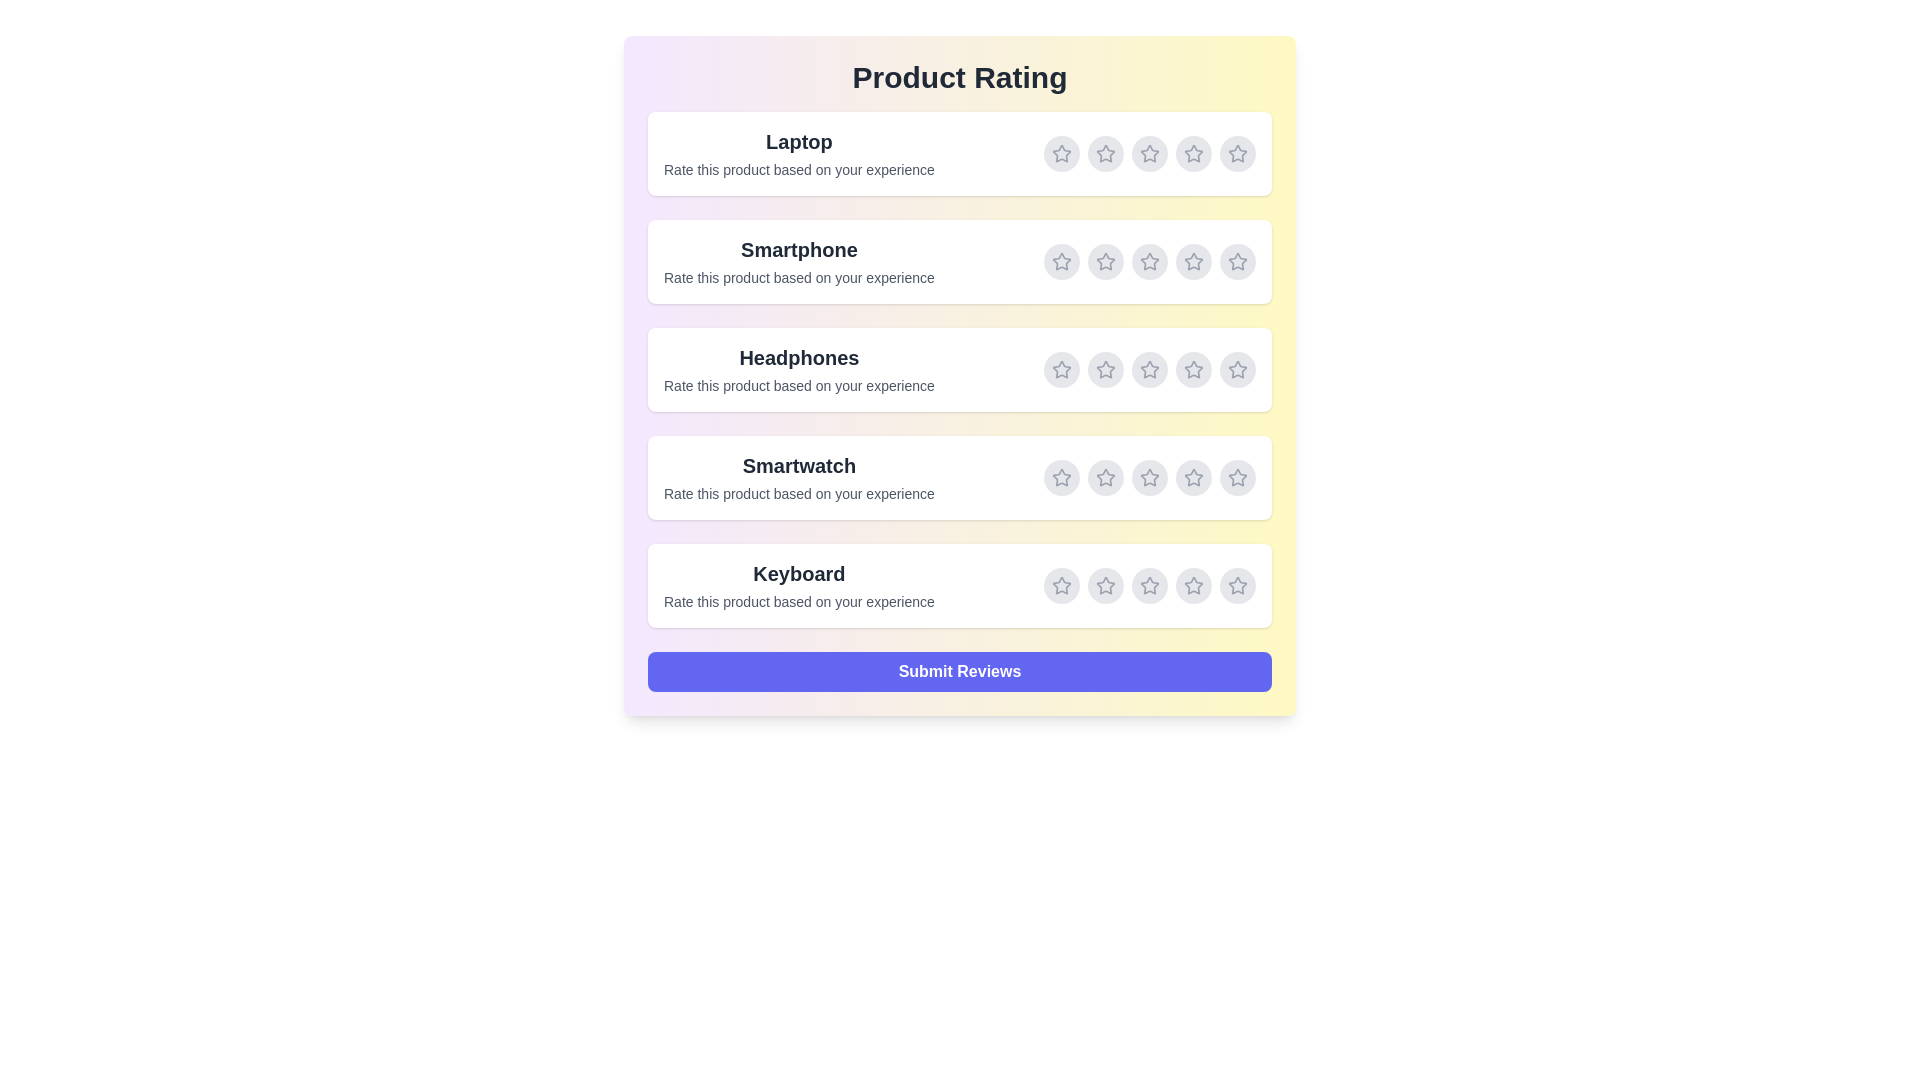 Image resolution: width=1920 pixels, height=1080 pixels. What do you see at coordinates (1150, 261) in the screenshot?
I see `the rating for Smartphone to 3 stars` at bounding box center [1150, 261].